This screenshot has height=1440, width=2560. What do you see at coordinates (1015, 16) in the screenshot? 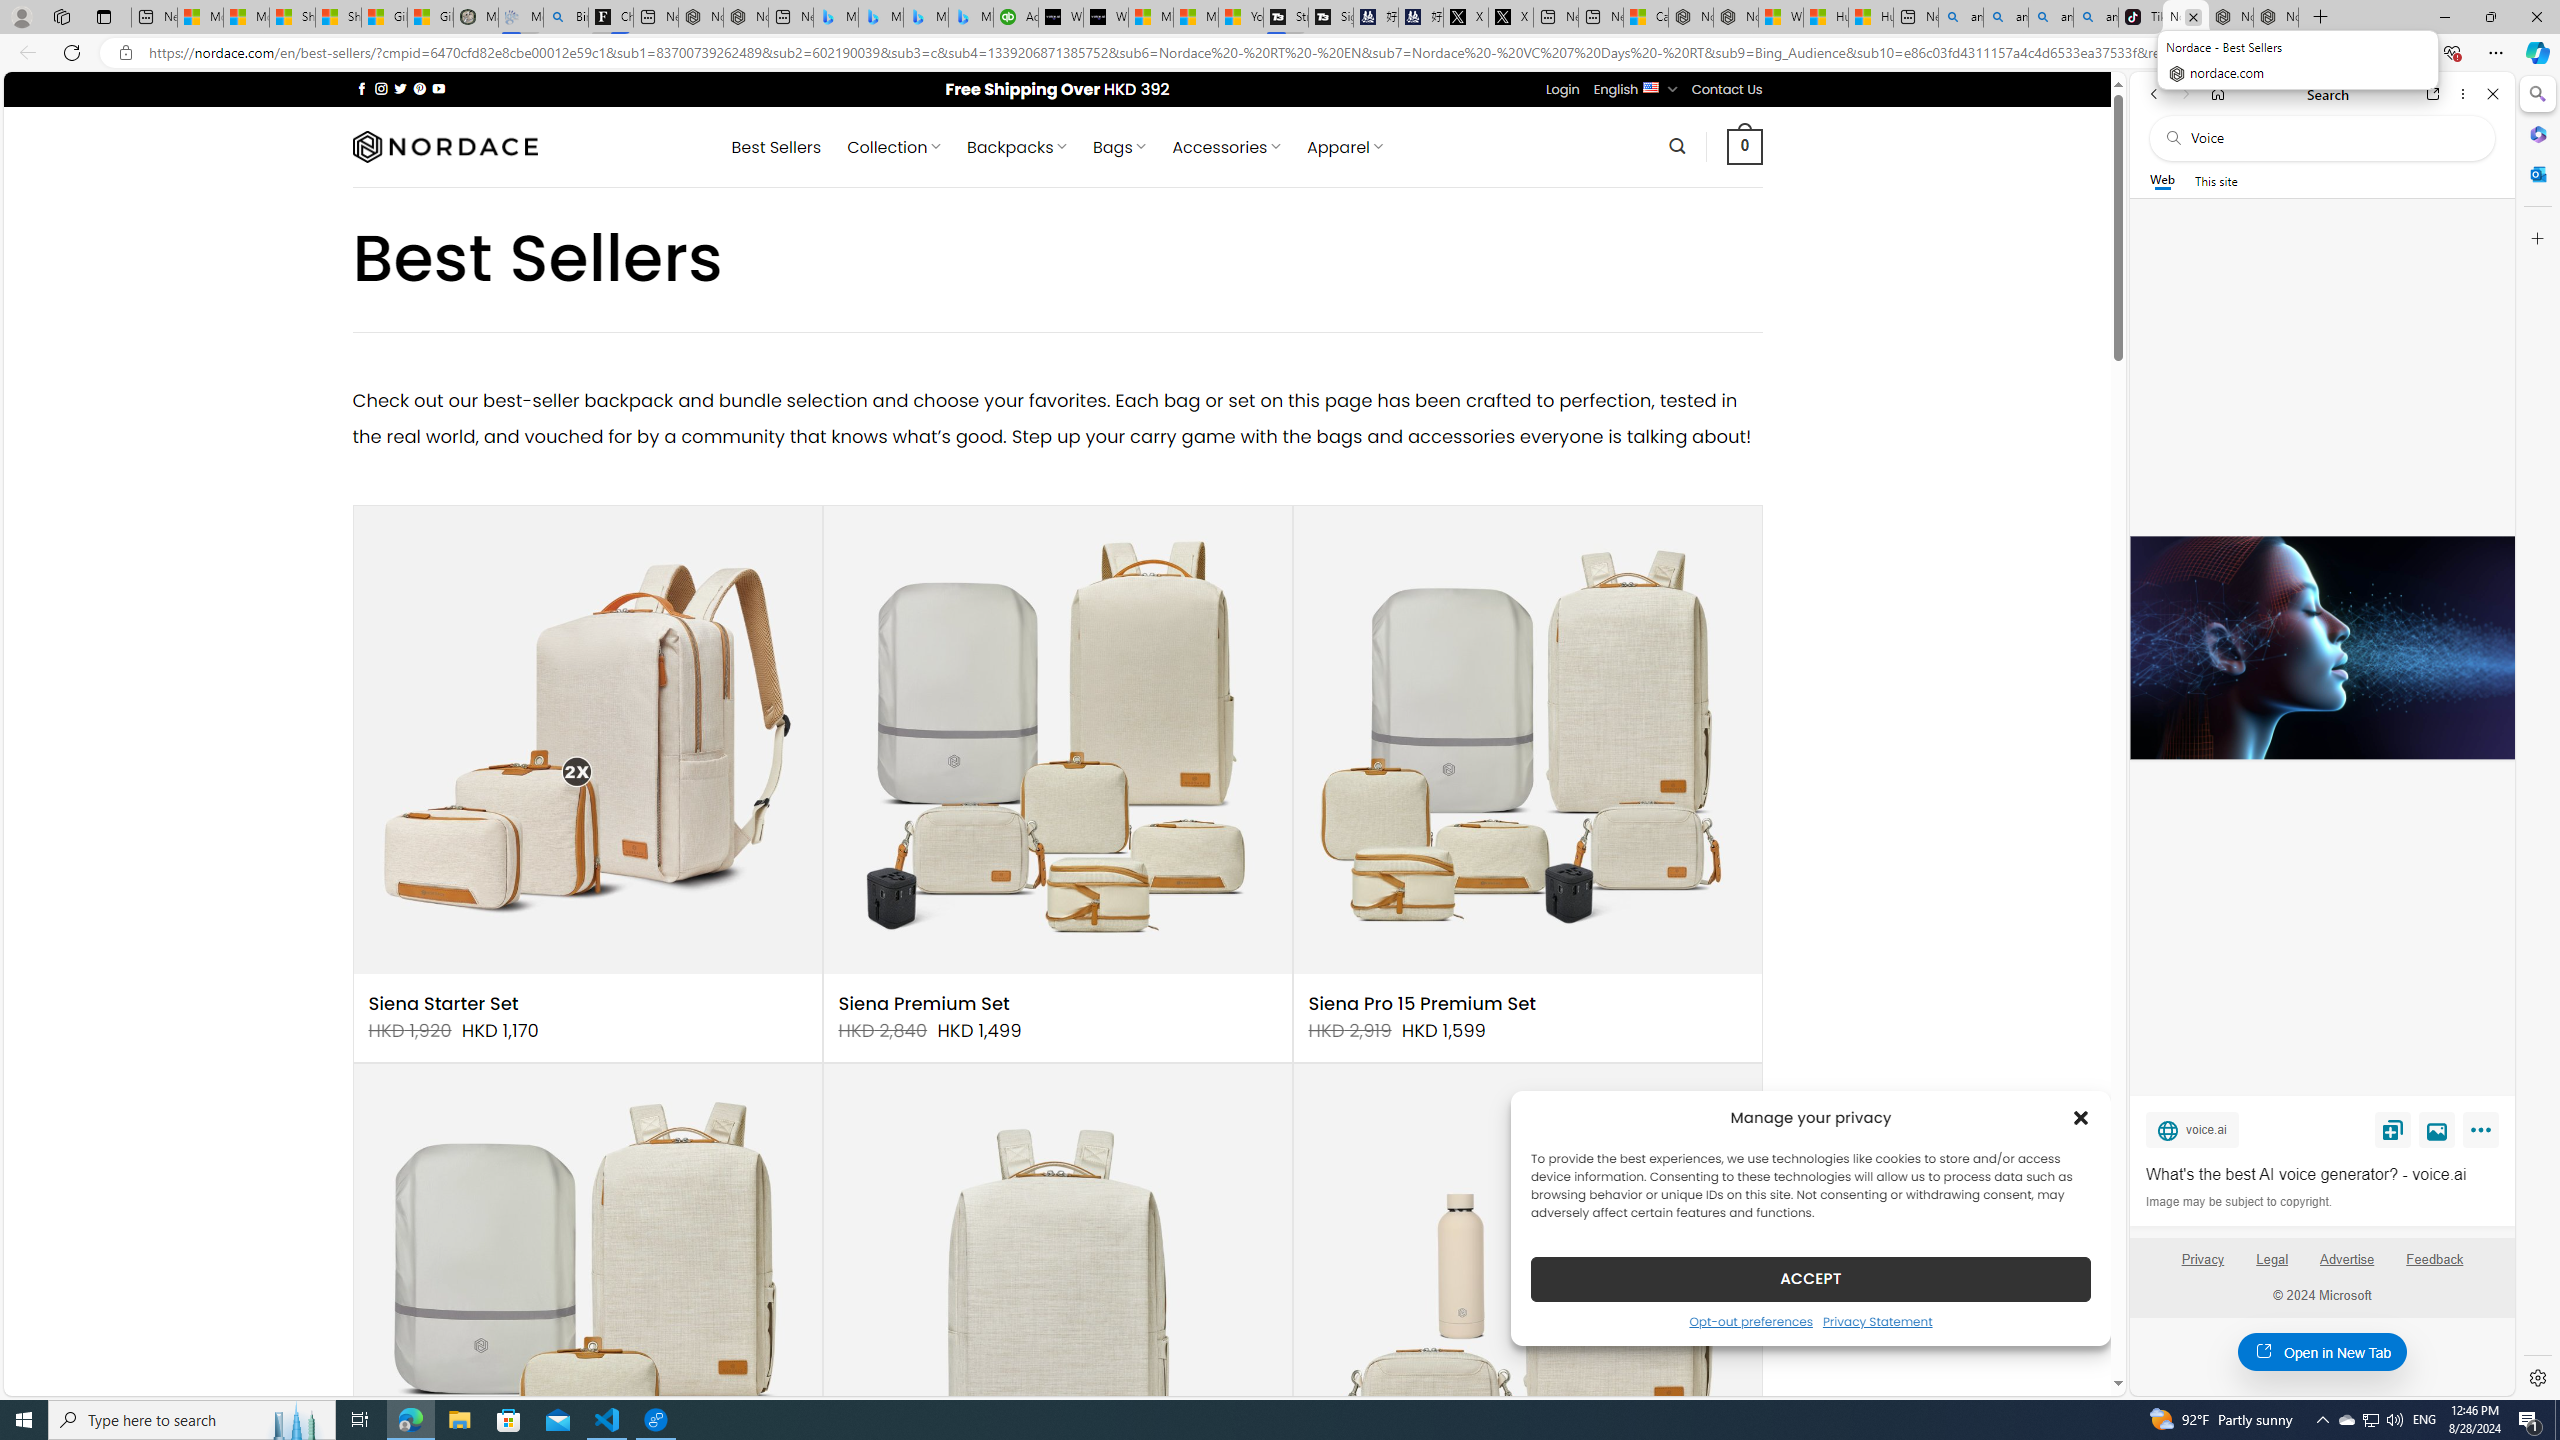
I see `'Accounting Software for Accountants, CPAs and Bookkeepers'` at bounding box center [1015, 16].